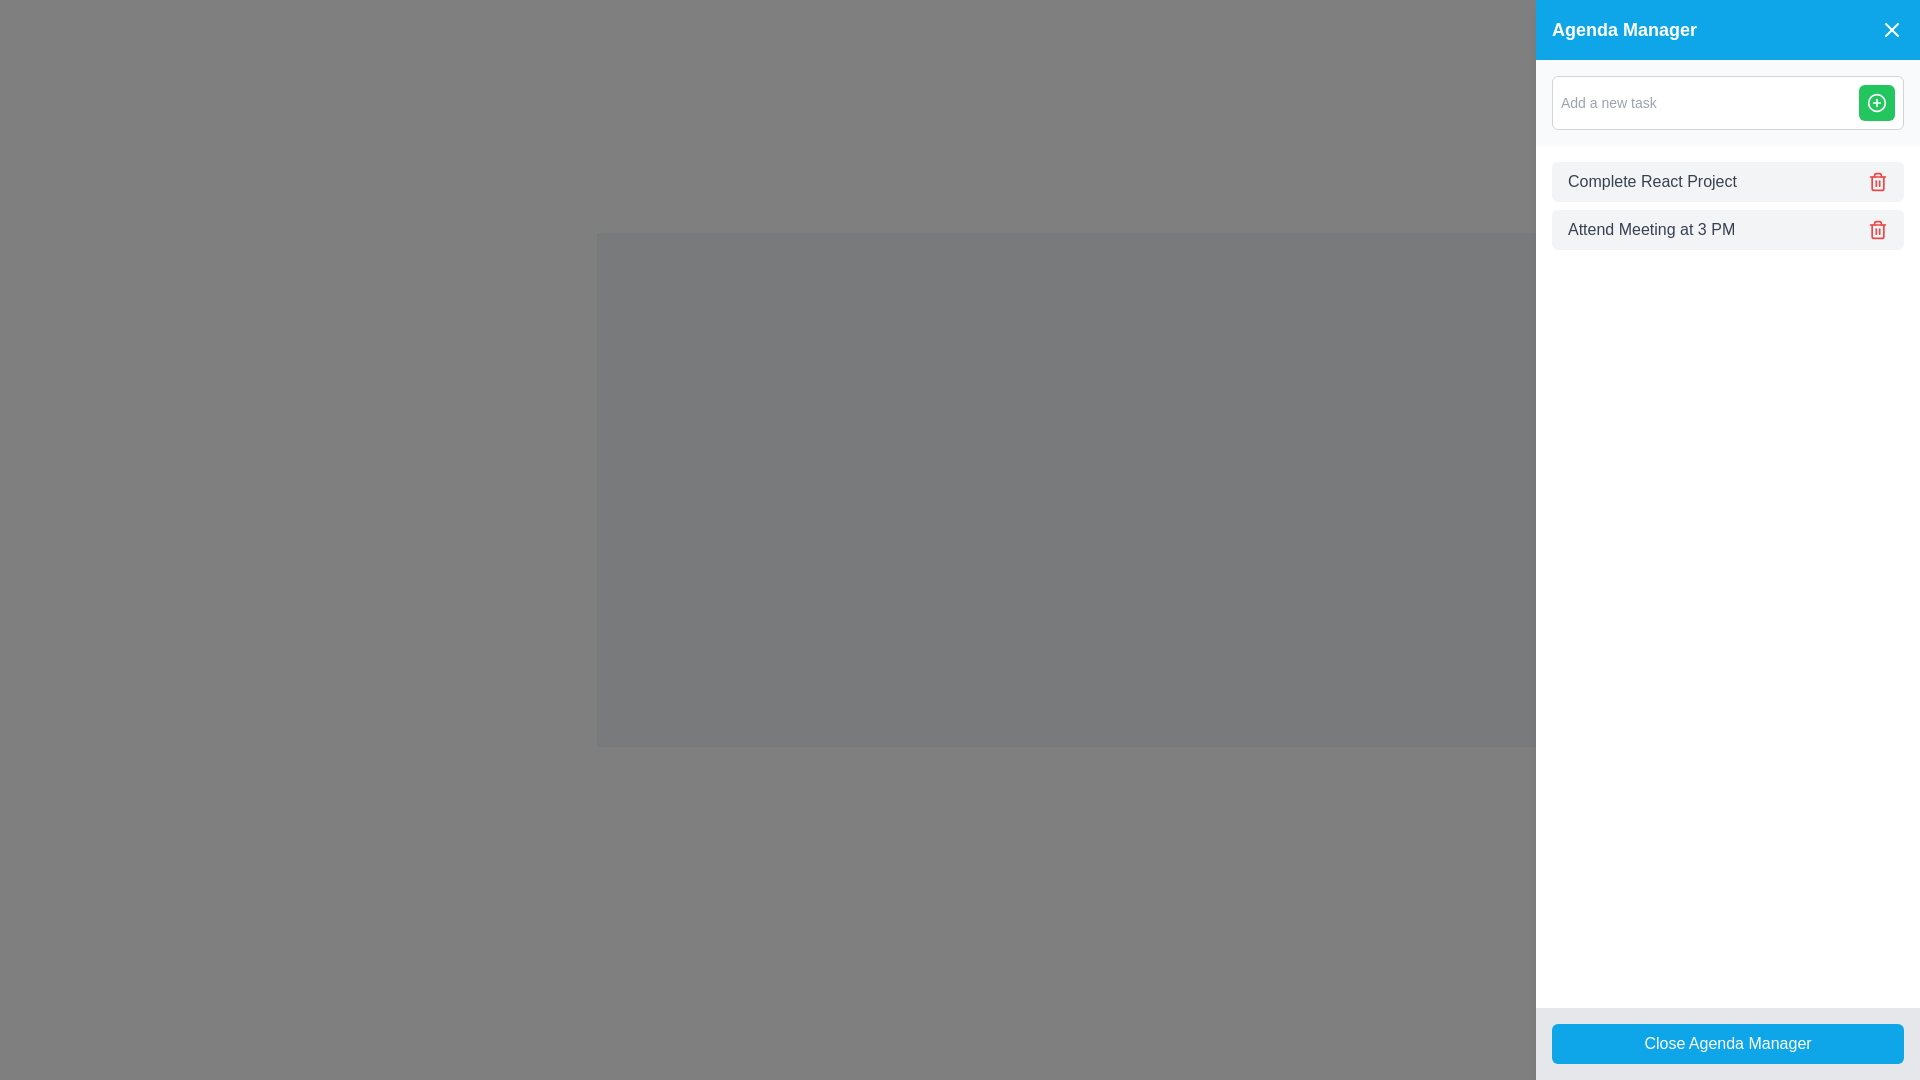 Image resolution: width=1920 pixels, height=1080 pixels. I want to click on the Task list item labeled 'Complete React Project' in the Agenda Manager panel, which has a light gray background and a trash icon for deletion, so click(1727, 181).